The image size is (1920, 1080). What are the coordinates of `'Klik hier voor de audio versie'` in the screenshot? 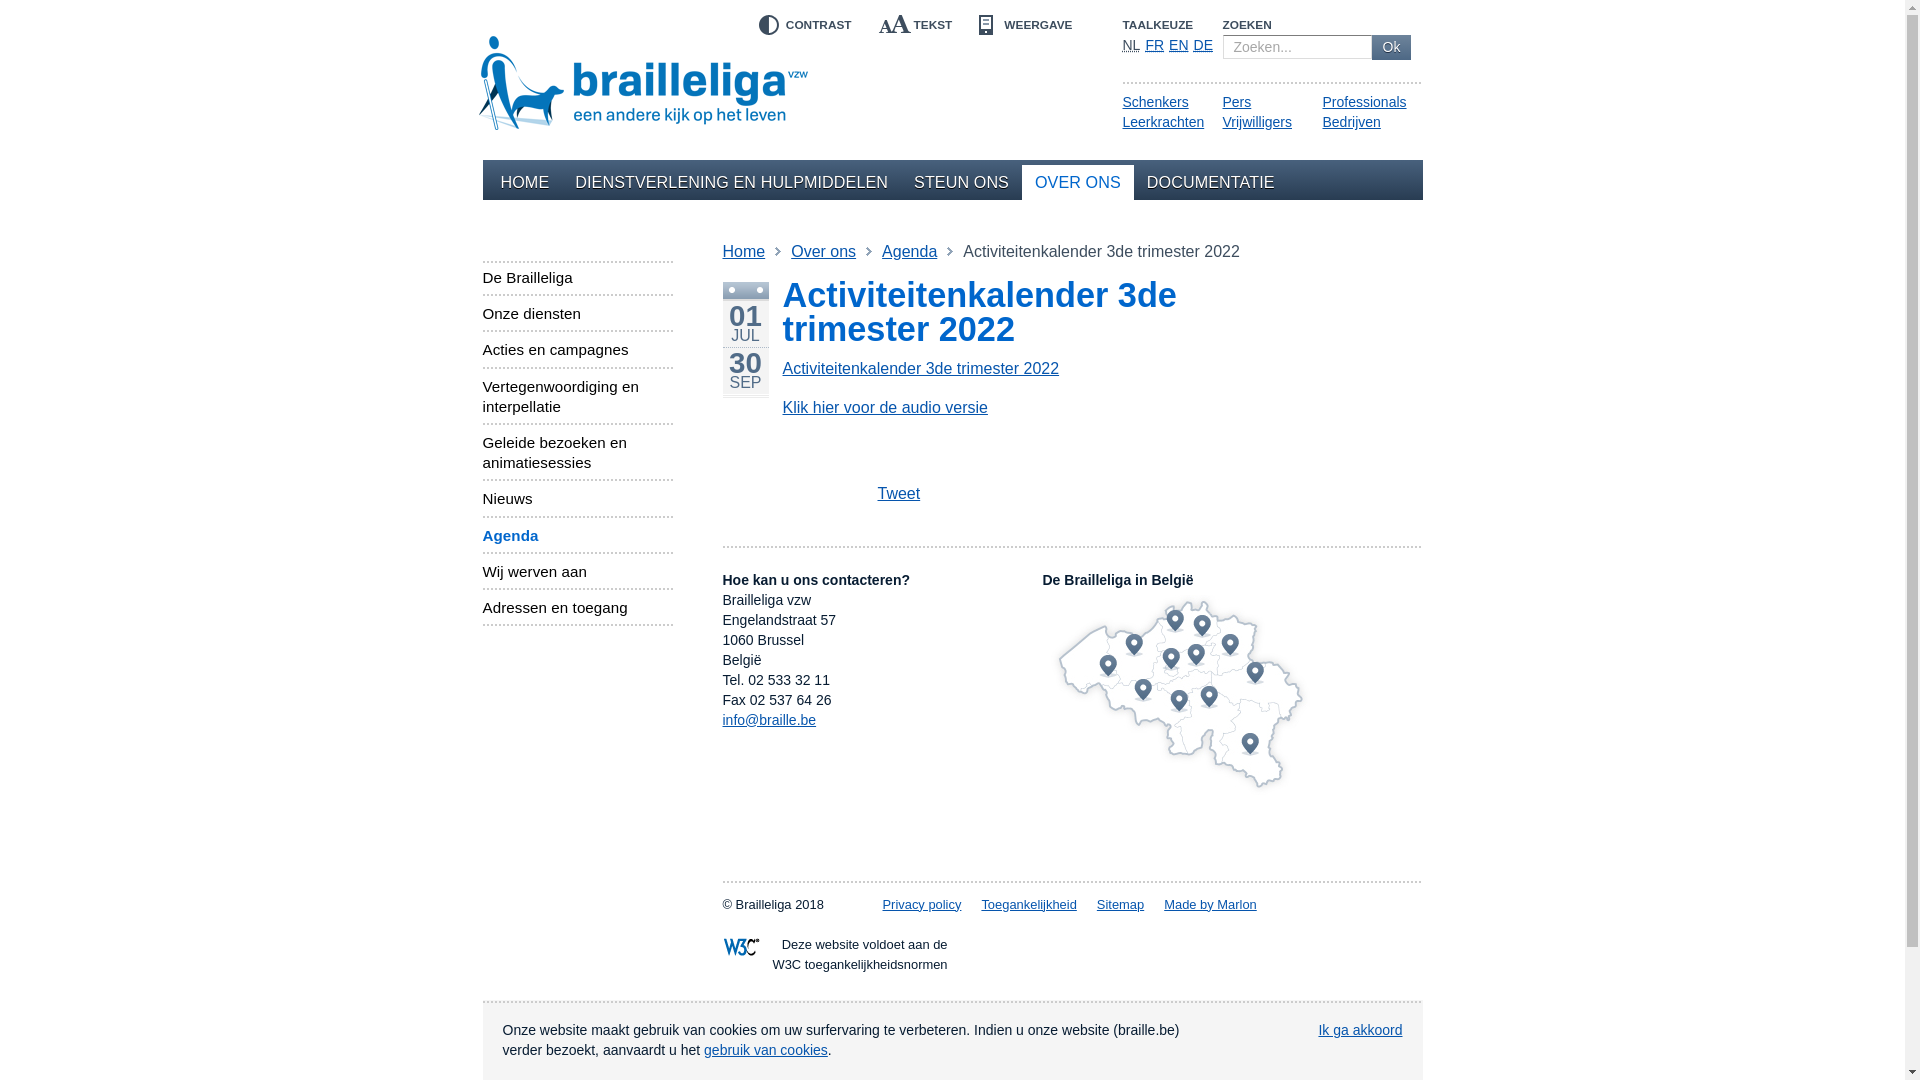 It's located at (883, 406).